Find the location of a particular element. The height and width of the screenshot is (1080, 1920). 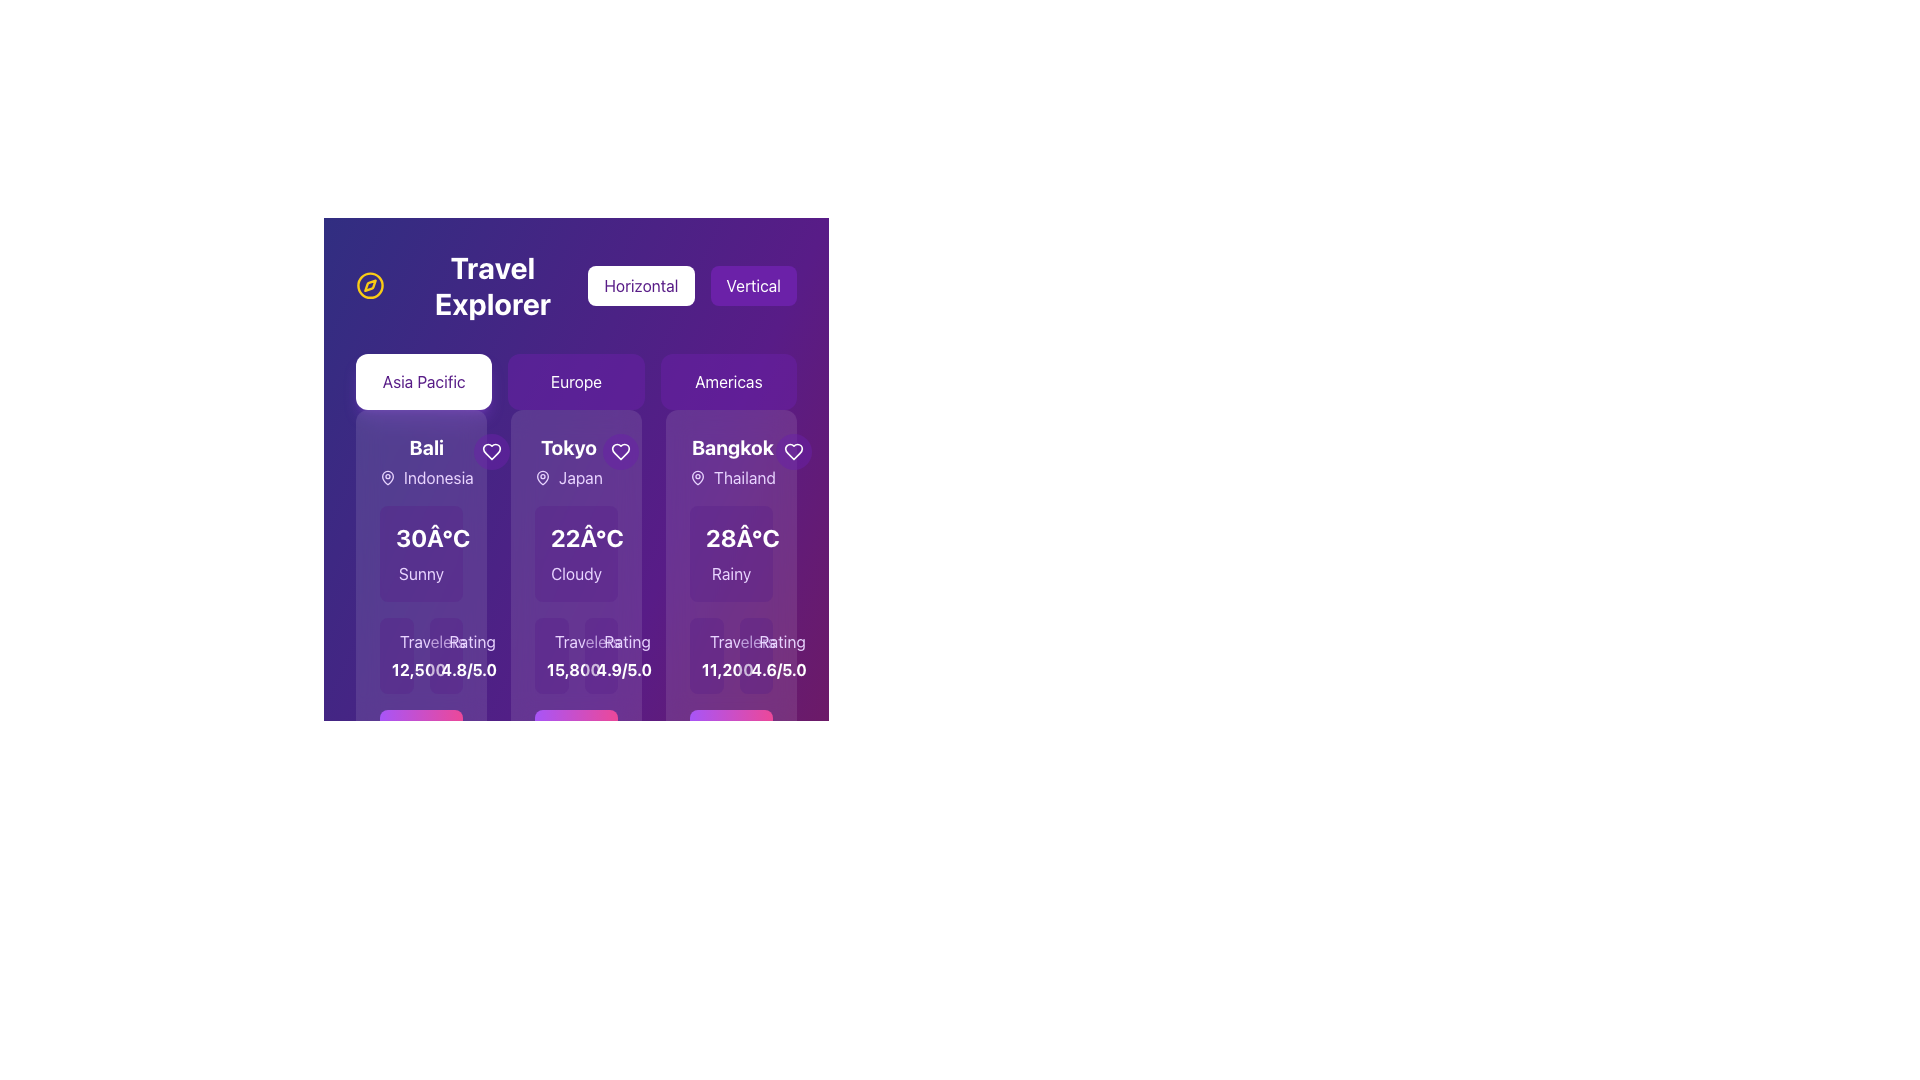

the 'rainy' weather condition label located in the third column under the 'Asia Pacific' tab for Bangkok is located at coordinates (730, 574).